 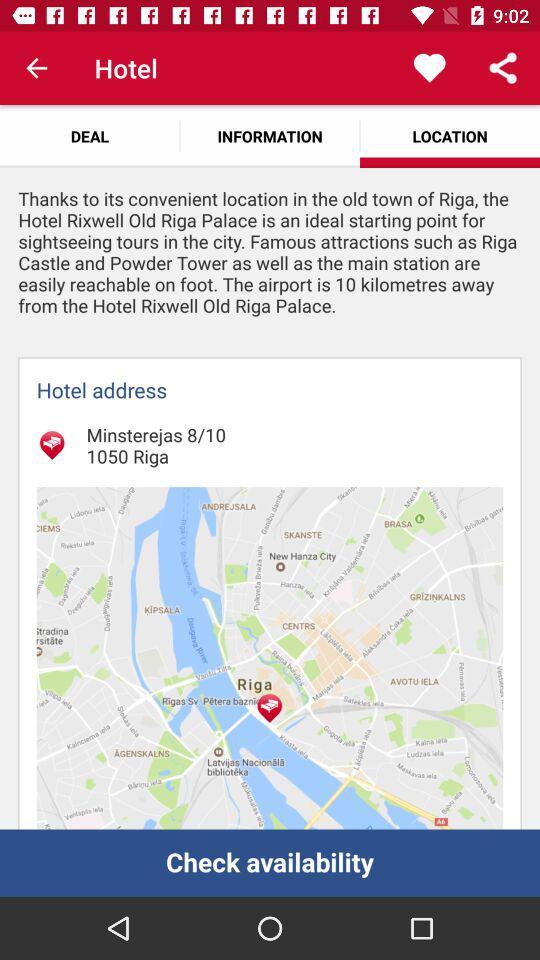 I want to click on the check availability item, so click(x=270, y=862).